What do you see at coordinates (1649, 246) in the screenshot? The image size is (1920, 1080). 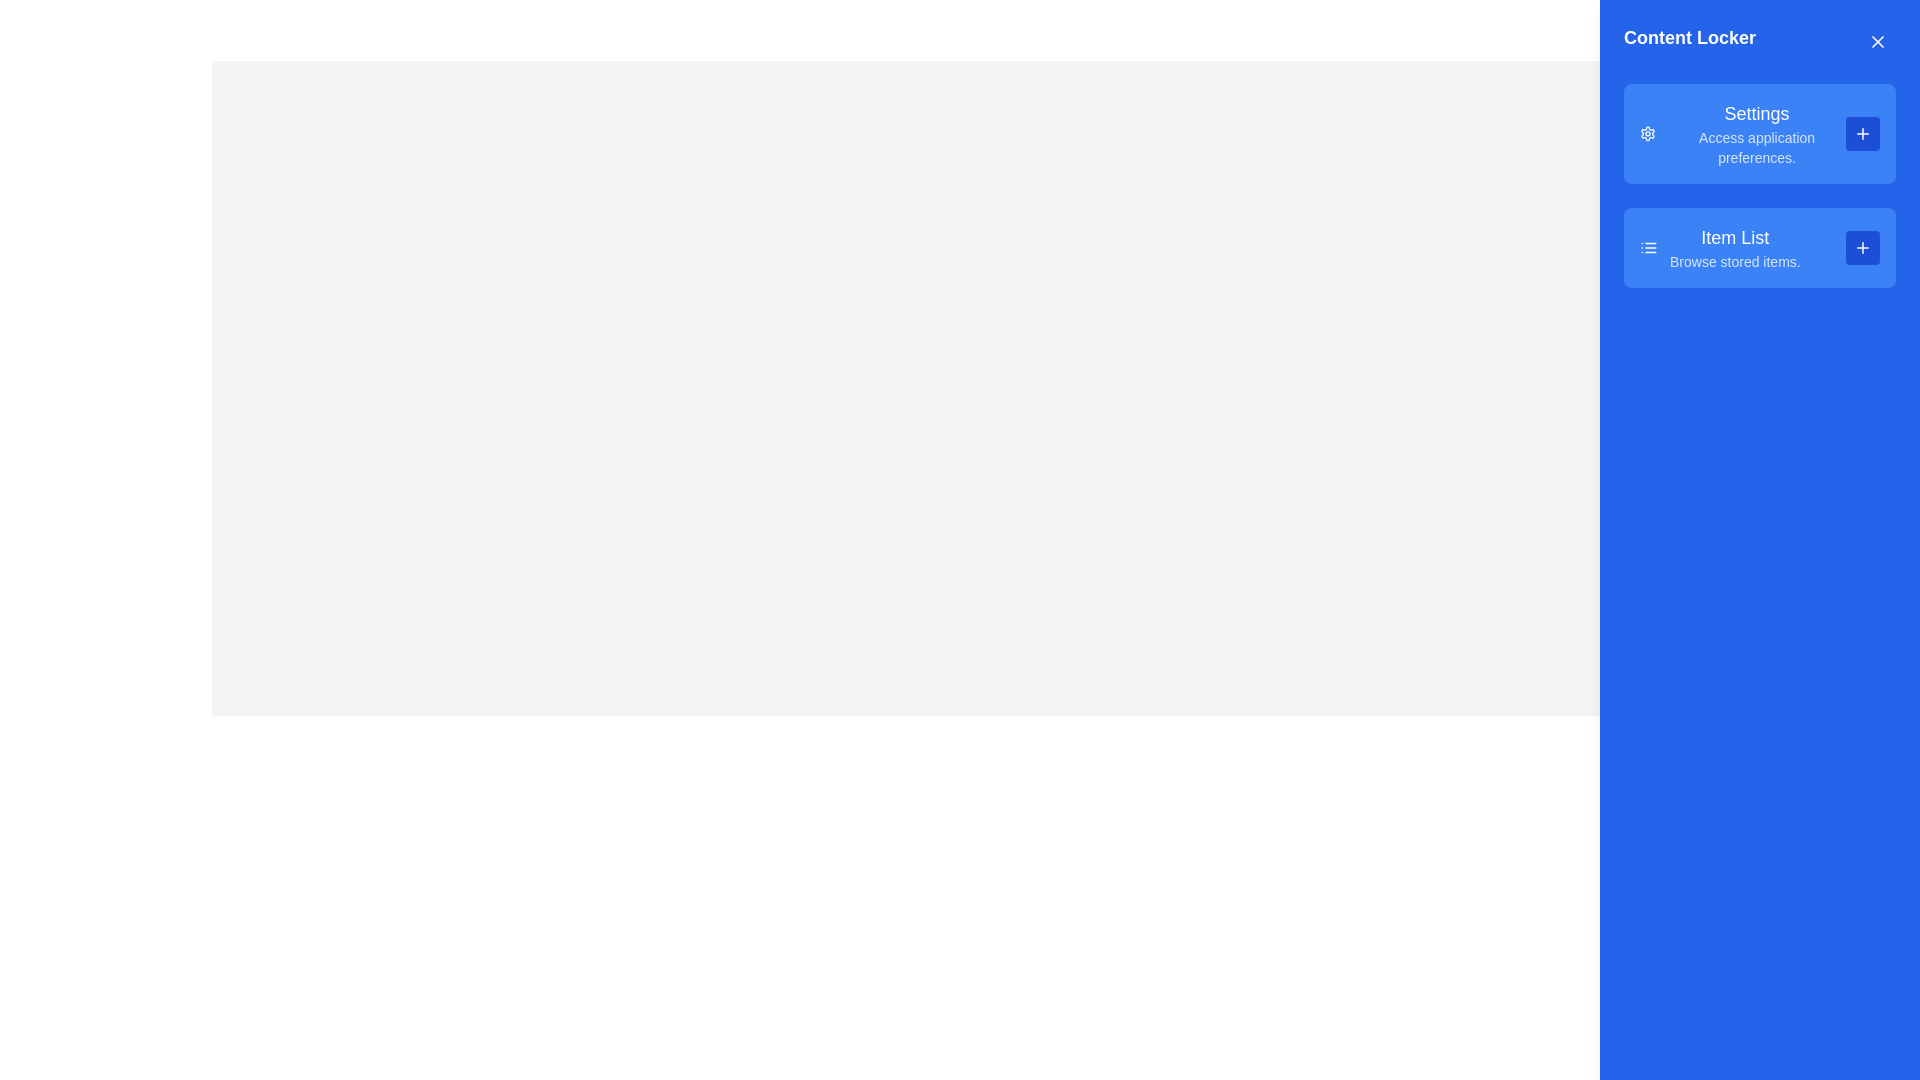 I see `the SVG icon resembling a three-line list, located at the top left corner of the 'Item List' section in the sidebar, next to the text 'Item List'` at bounding box center [1649, 246].